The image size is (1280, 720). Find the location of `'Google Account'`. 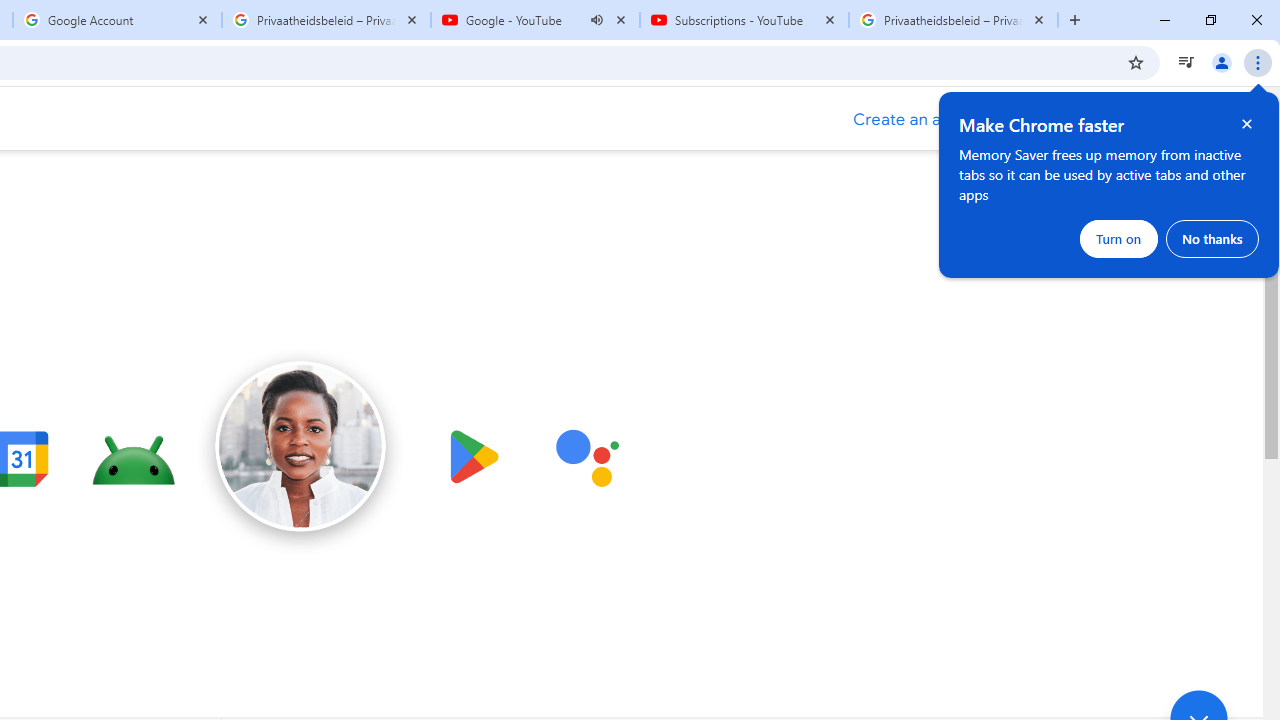

'Google Account' is located at coordinates (116, 20).